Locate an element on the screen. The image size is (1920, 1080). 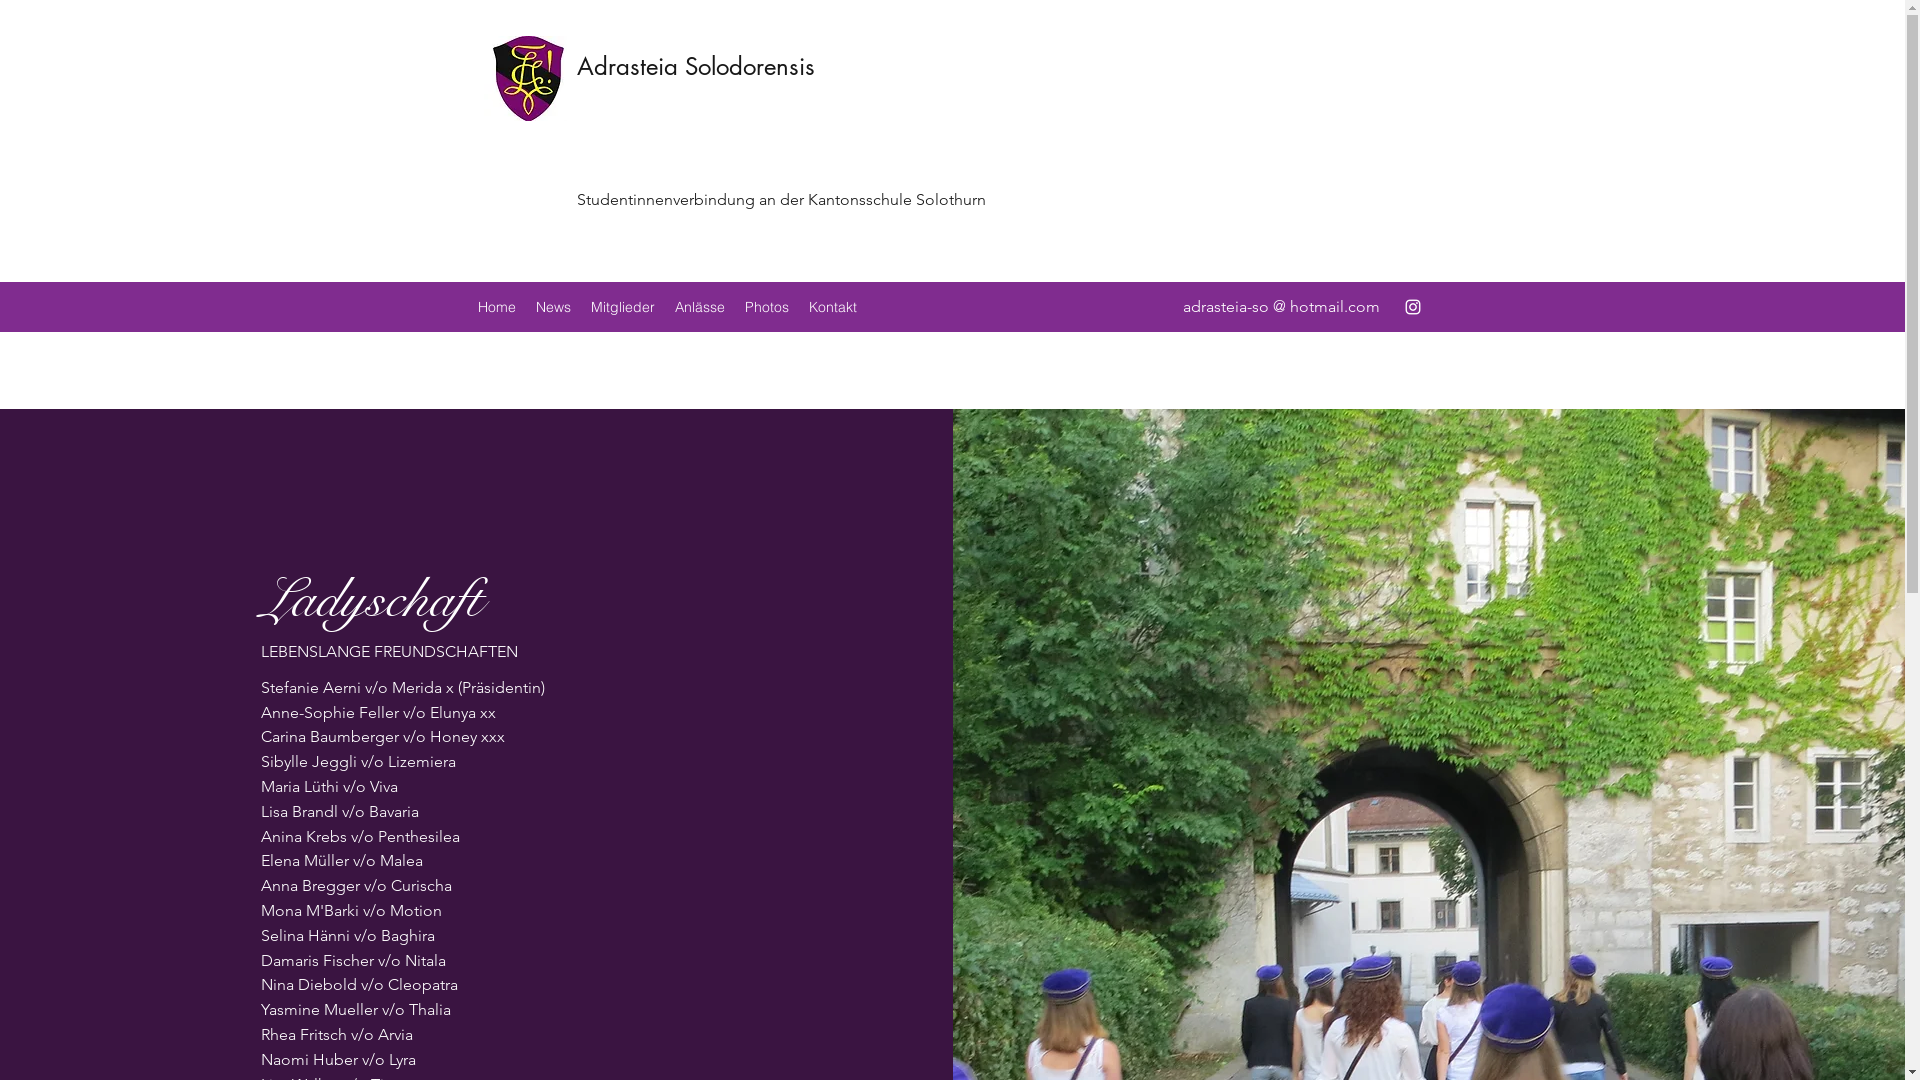
'Photos' is located at coordinates (765, 307).